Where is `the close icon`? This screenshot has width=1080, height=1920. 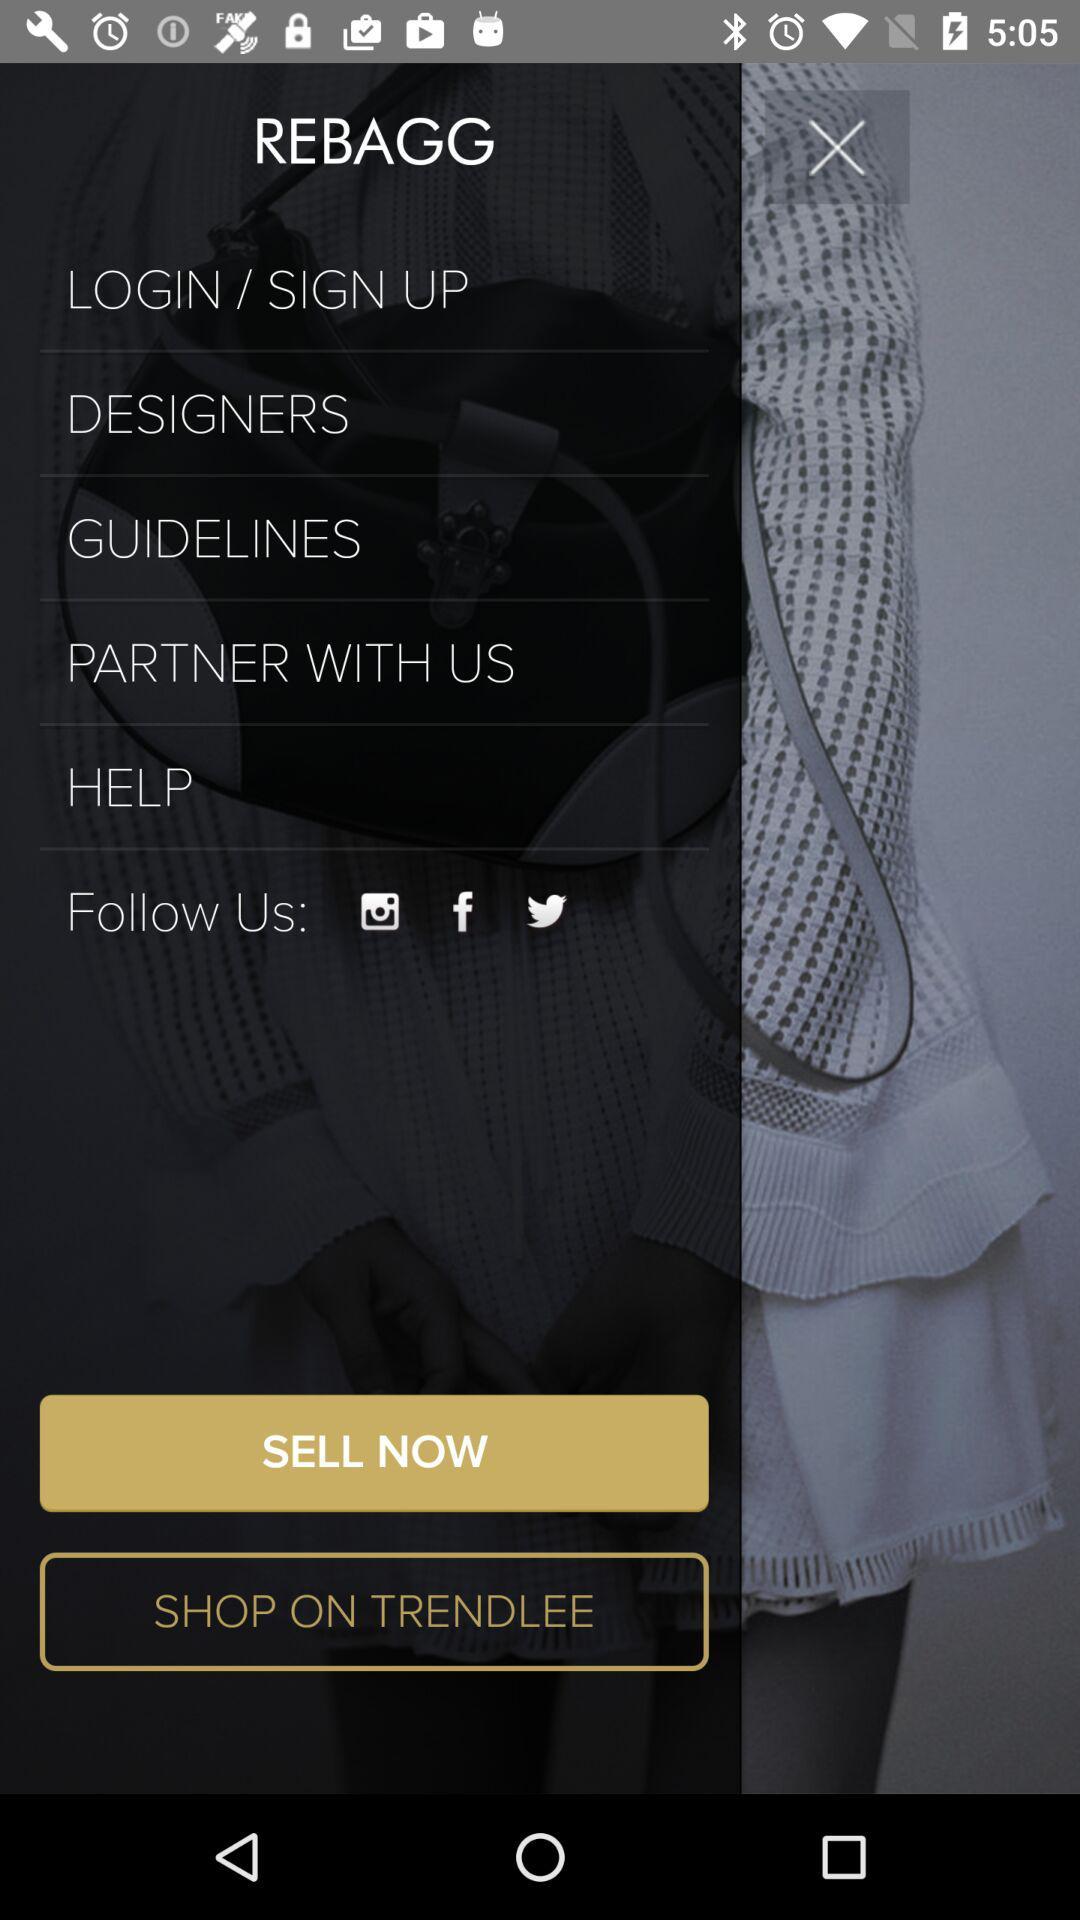 the close icon is located at coordinates (837, 145).